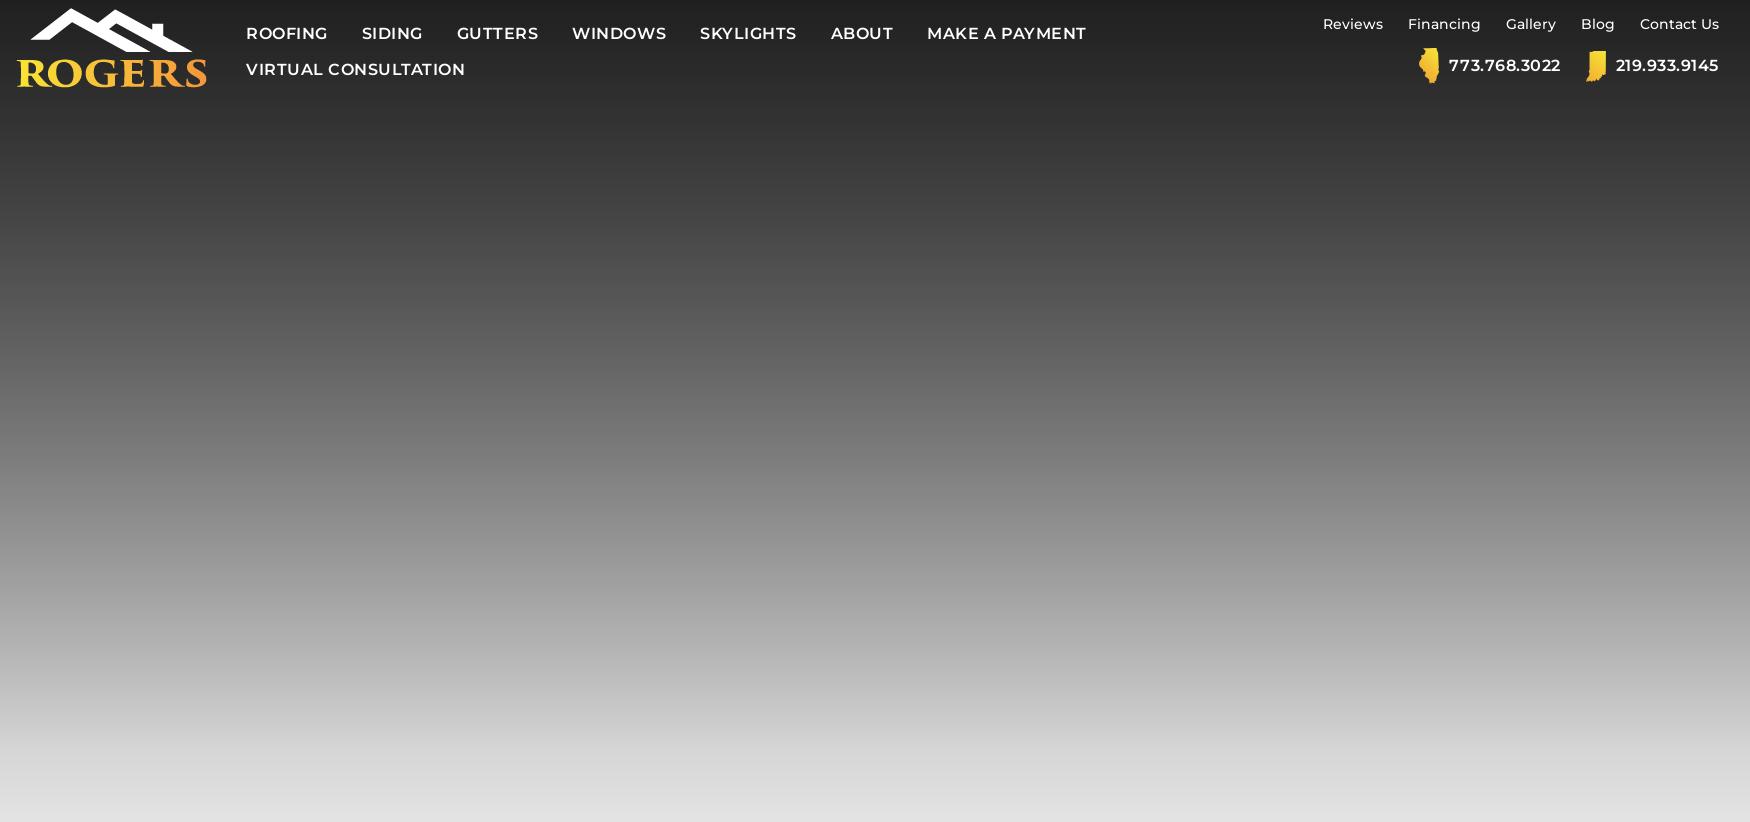 This screenshot has width=1750, height=822. What do you see at coordinates (1503, 65) in the screenshot?
I see `'773.768.3022'` at bounding box center [1503, 65].